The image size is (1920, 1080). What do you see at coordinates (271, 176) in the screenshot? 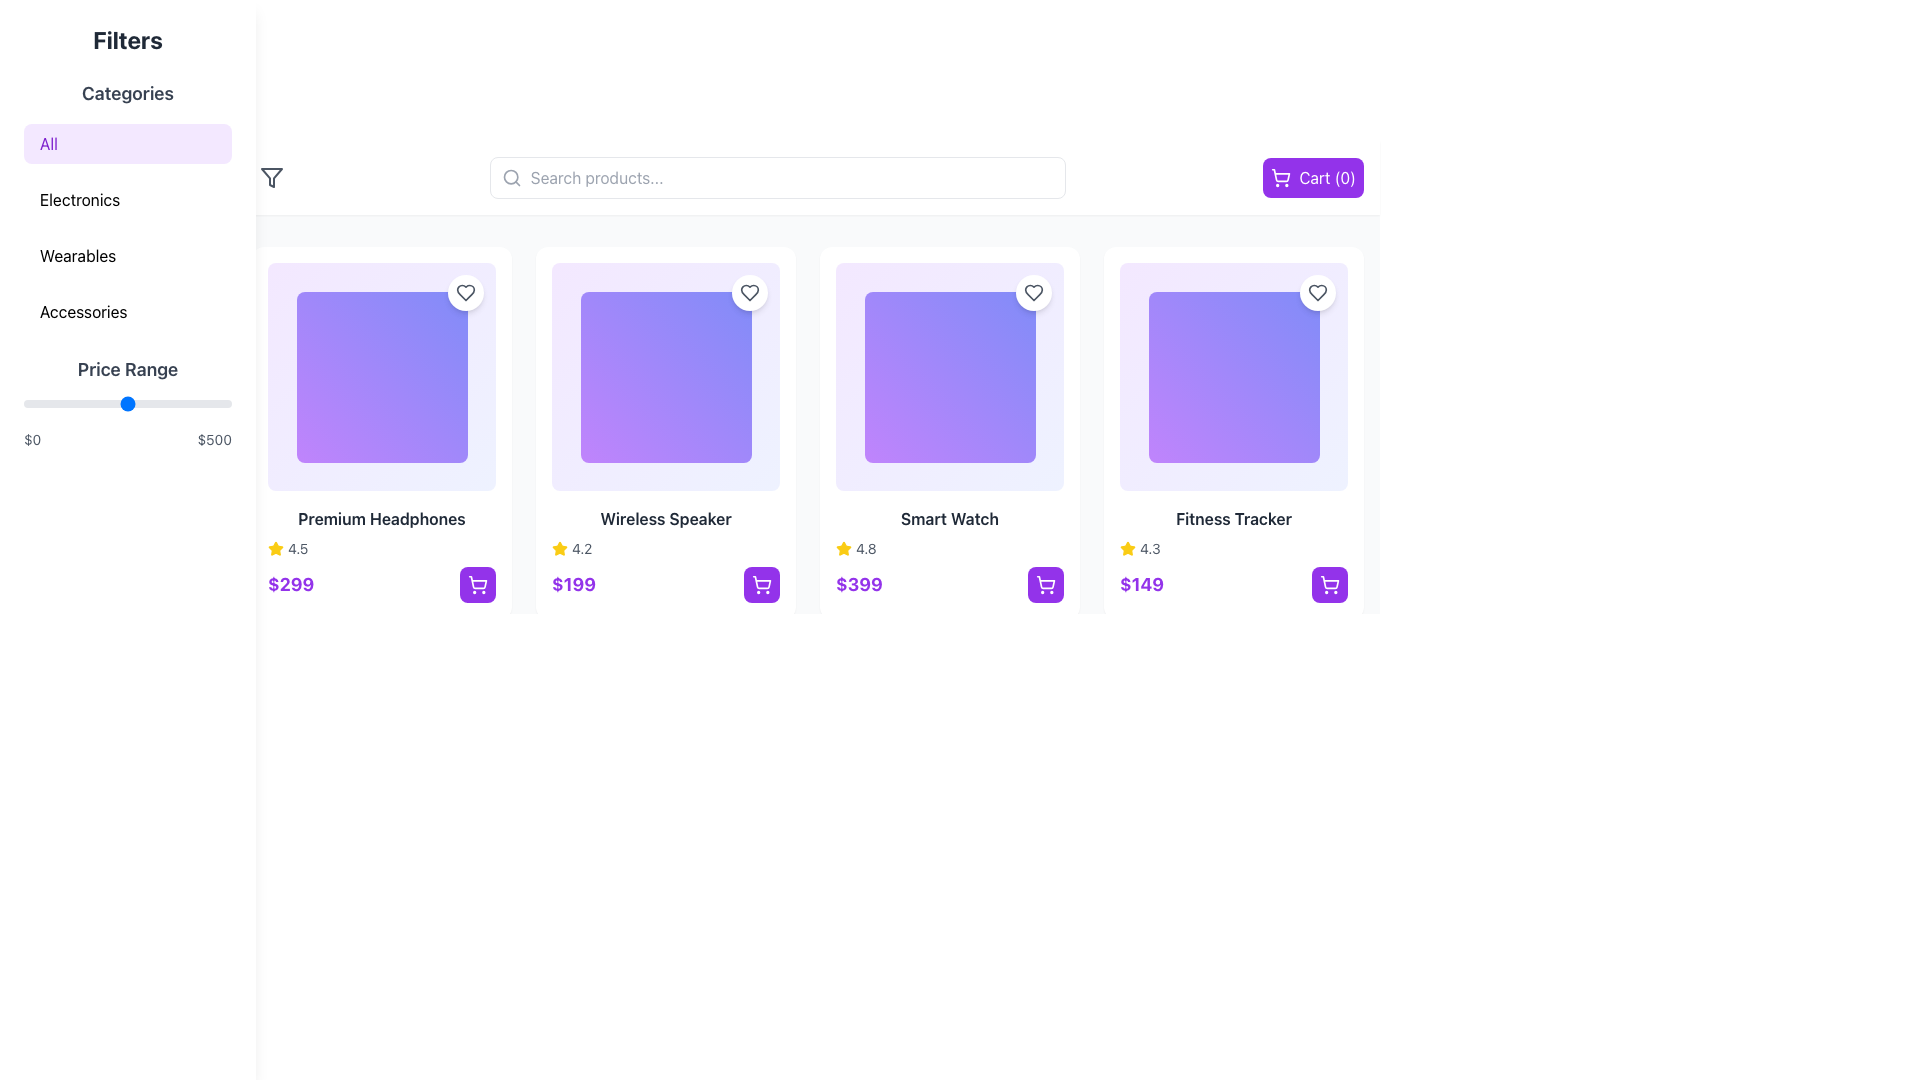
I see `the button situated in the top-left section of the main interface, immediately next to the search bar, to possibly reveal a tooltip` at bounding box center [271, 176].